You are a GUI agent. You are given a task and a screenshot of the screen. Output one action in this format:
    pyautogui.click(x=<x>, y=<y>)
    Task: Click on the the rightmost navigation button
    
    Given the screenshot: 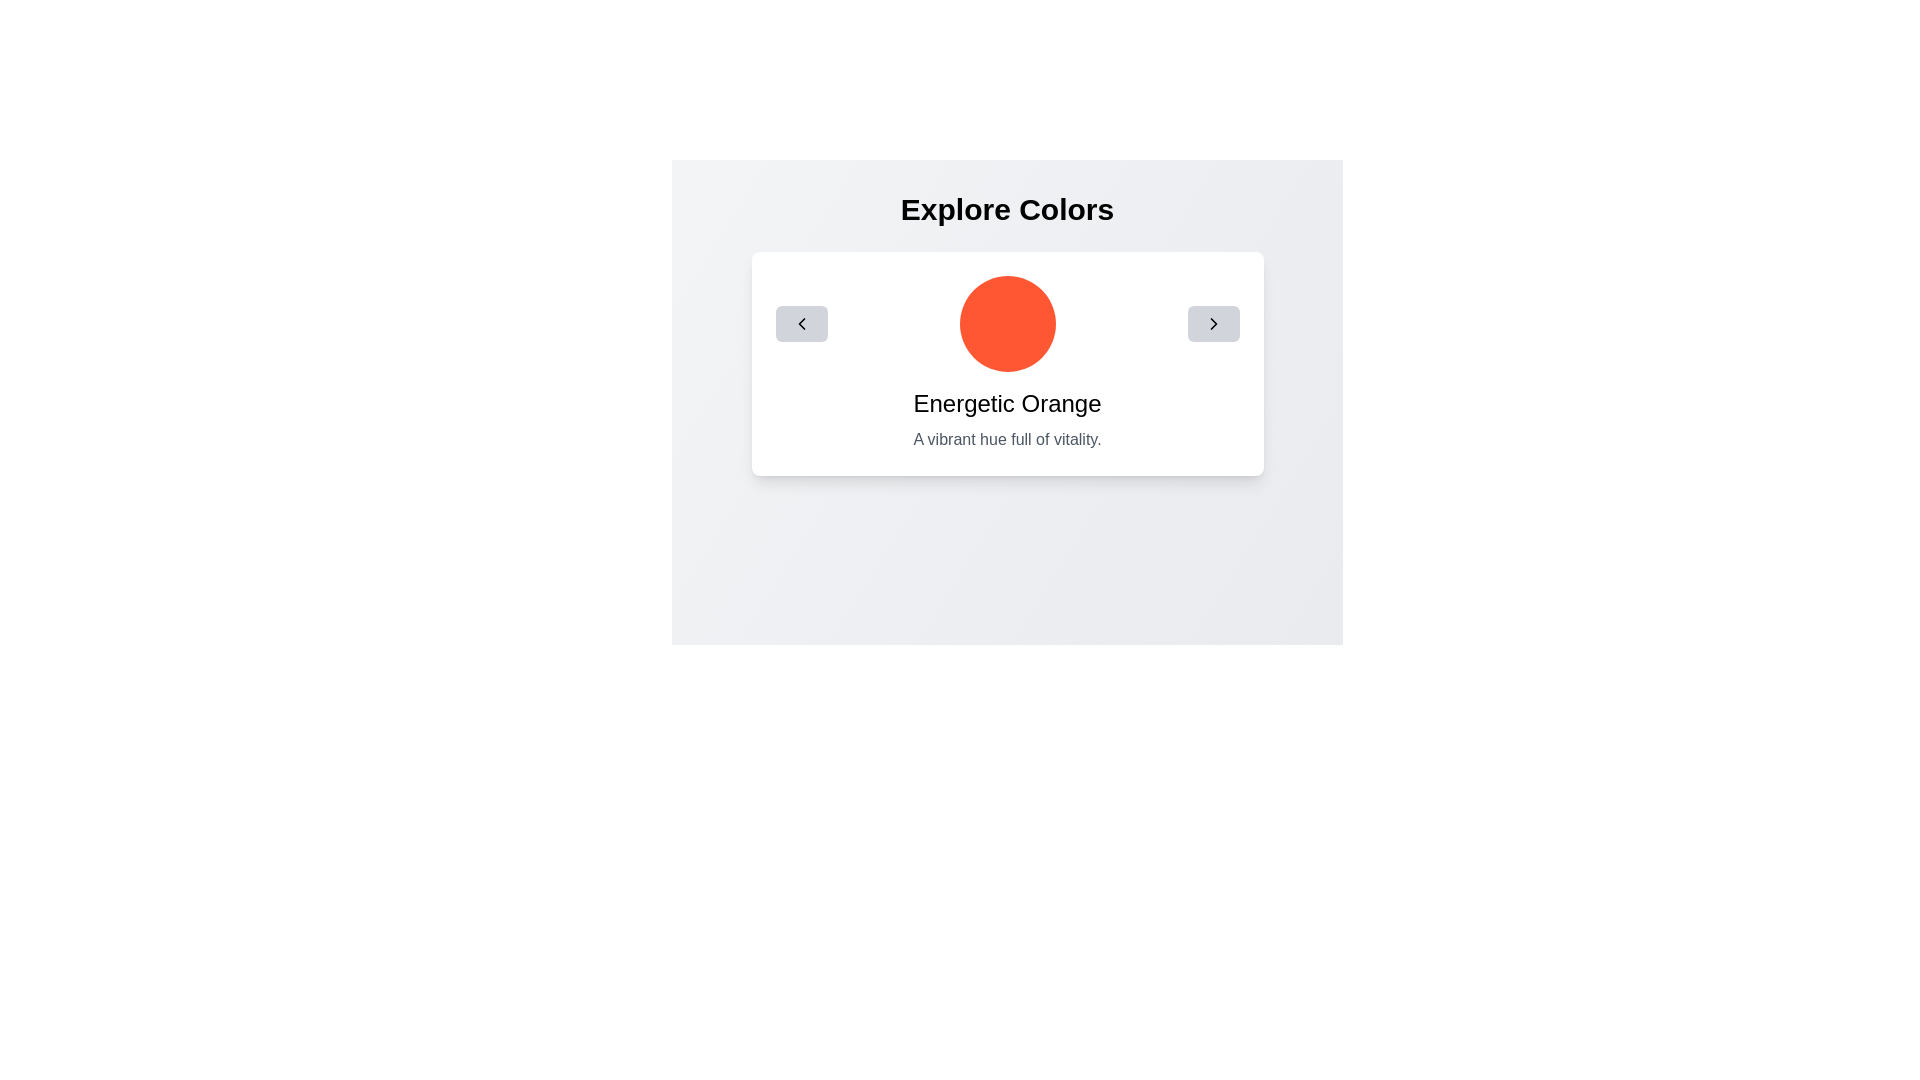 What is the action you would take?
    pyautogui.click(x=1212, y=323)
    